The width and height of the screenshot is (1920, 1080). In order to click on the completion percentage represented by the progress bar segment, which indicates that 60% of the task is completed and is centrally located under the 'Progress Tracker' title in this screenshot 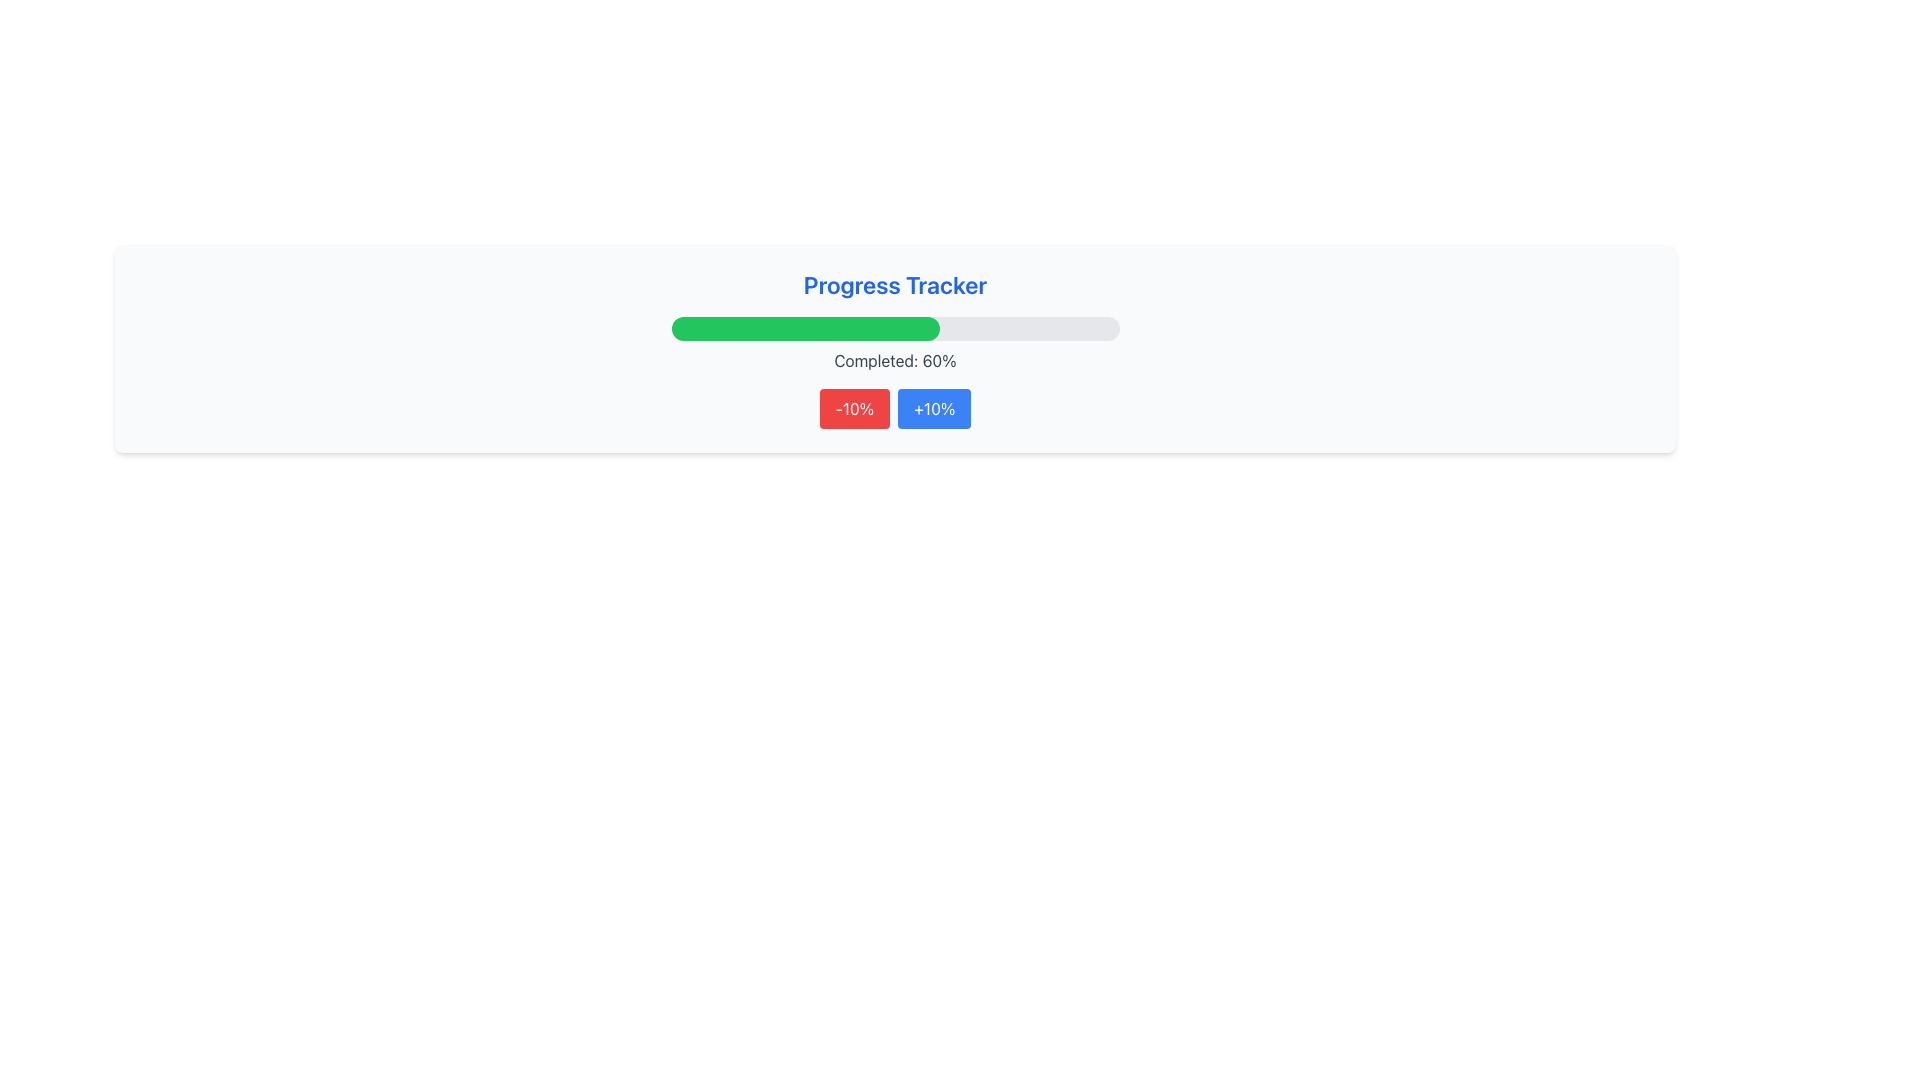, I will do `click(805, 327)`.